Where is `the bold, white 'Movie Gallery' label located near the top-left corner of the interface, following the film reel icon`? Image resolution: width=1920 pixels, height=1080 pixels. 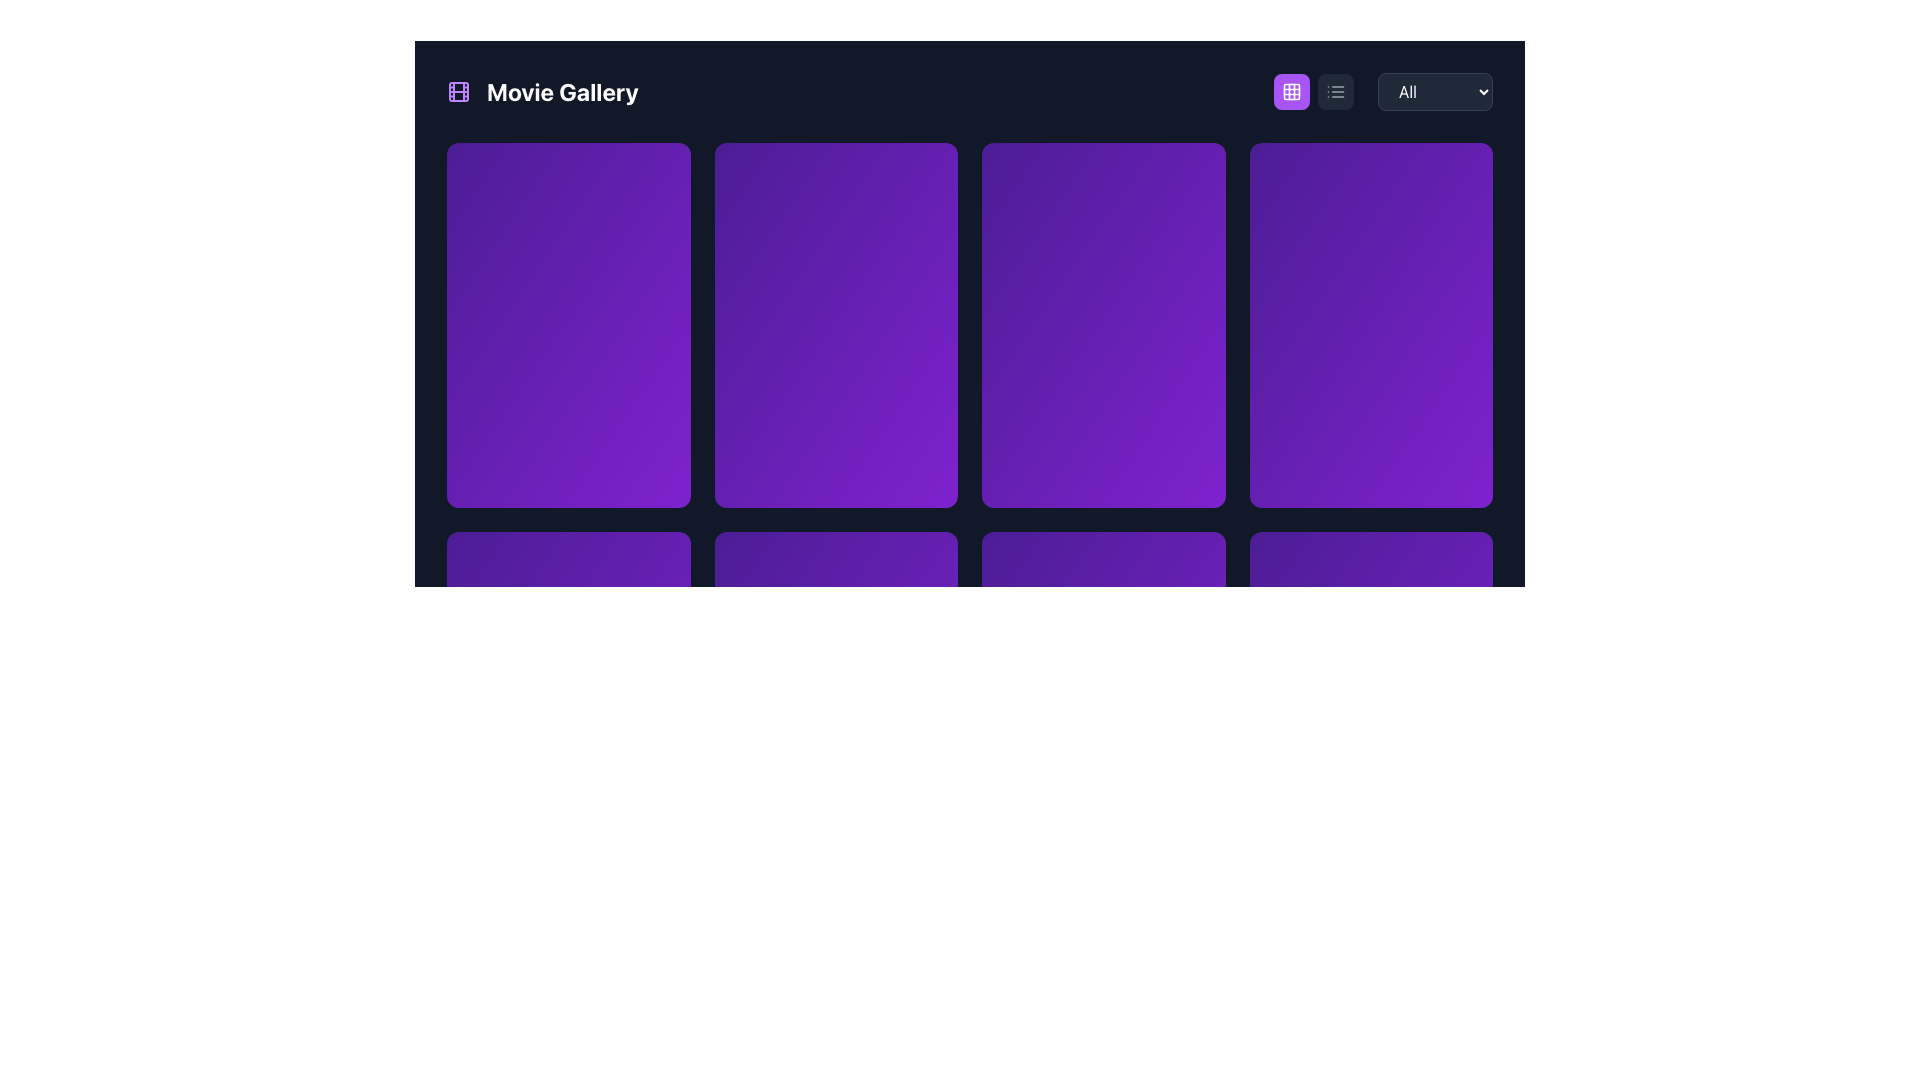 the bold, white 'Movie Gallery' label located near the top-left corner of the interface, following the film reel icon is located at coordinates (561, 92).